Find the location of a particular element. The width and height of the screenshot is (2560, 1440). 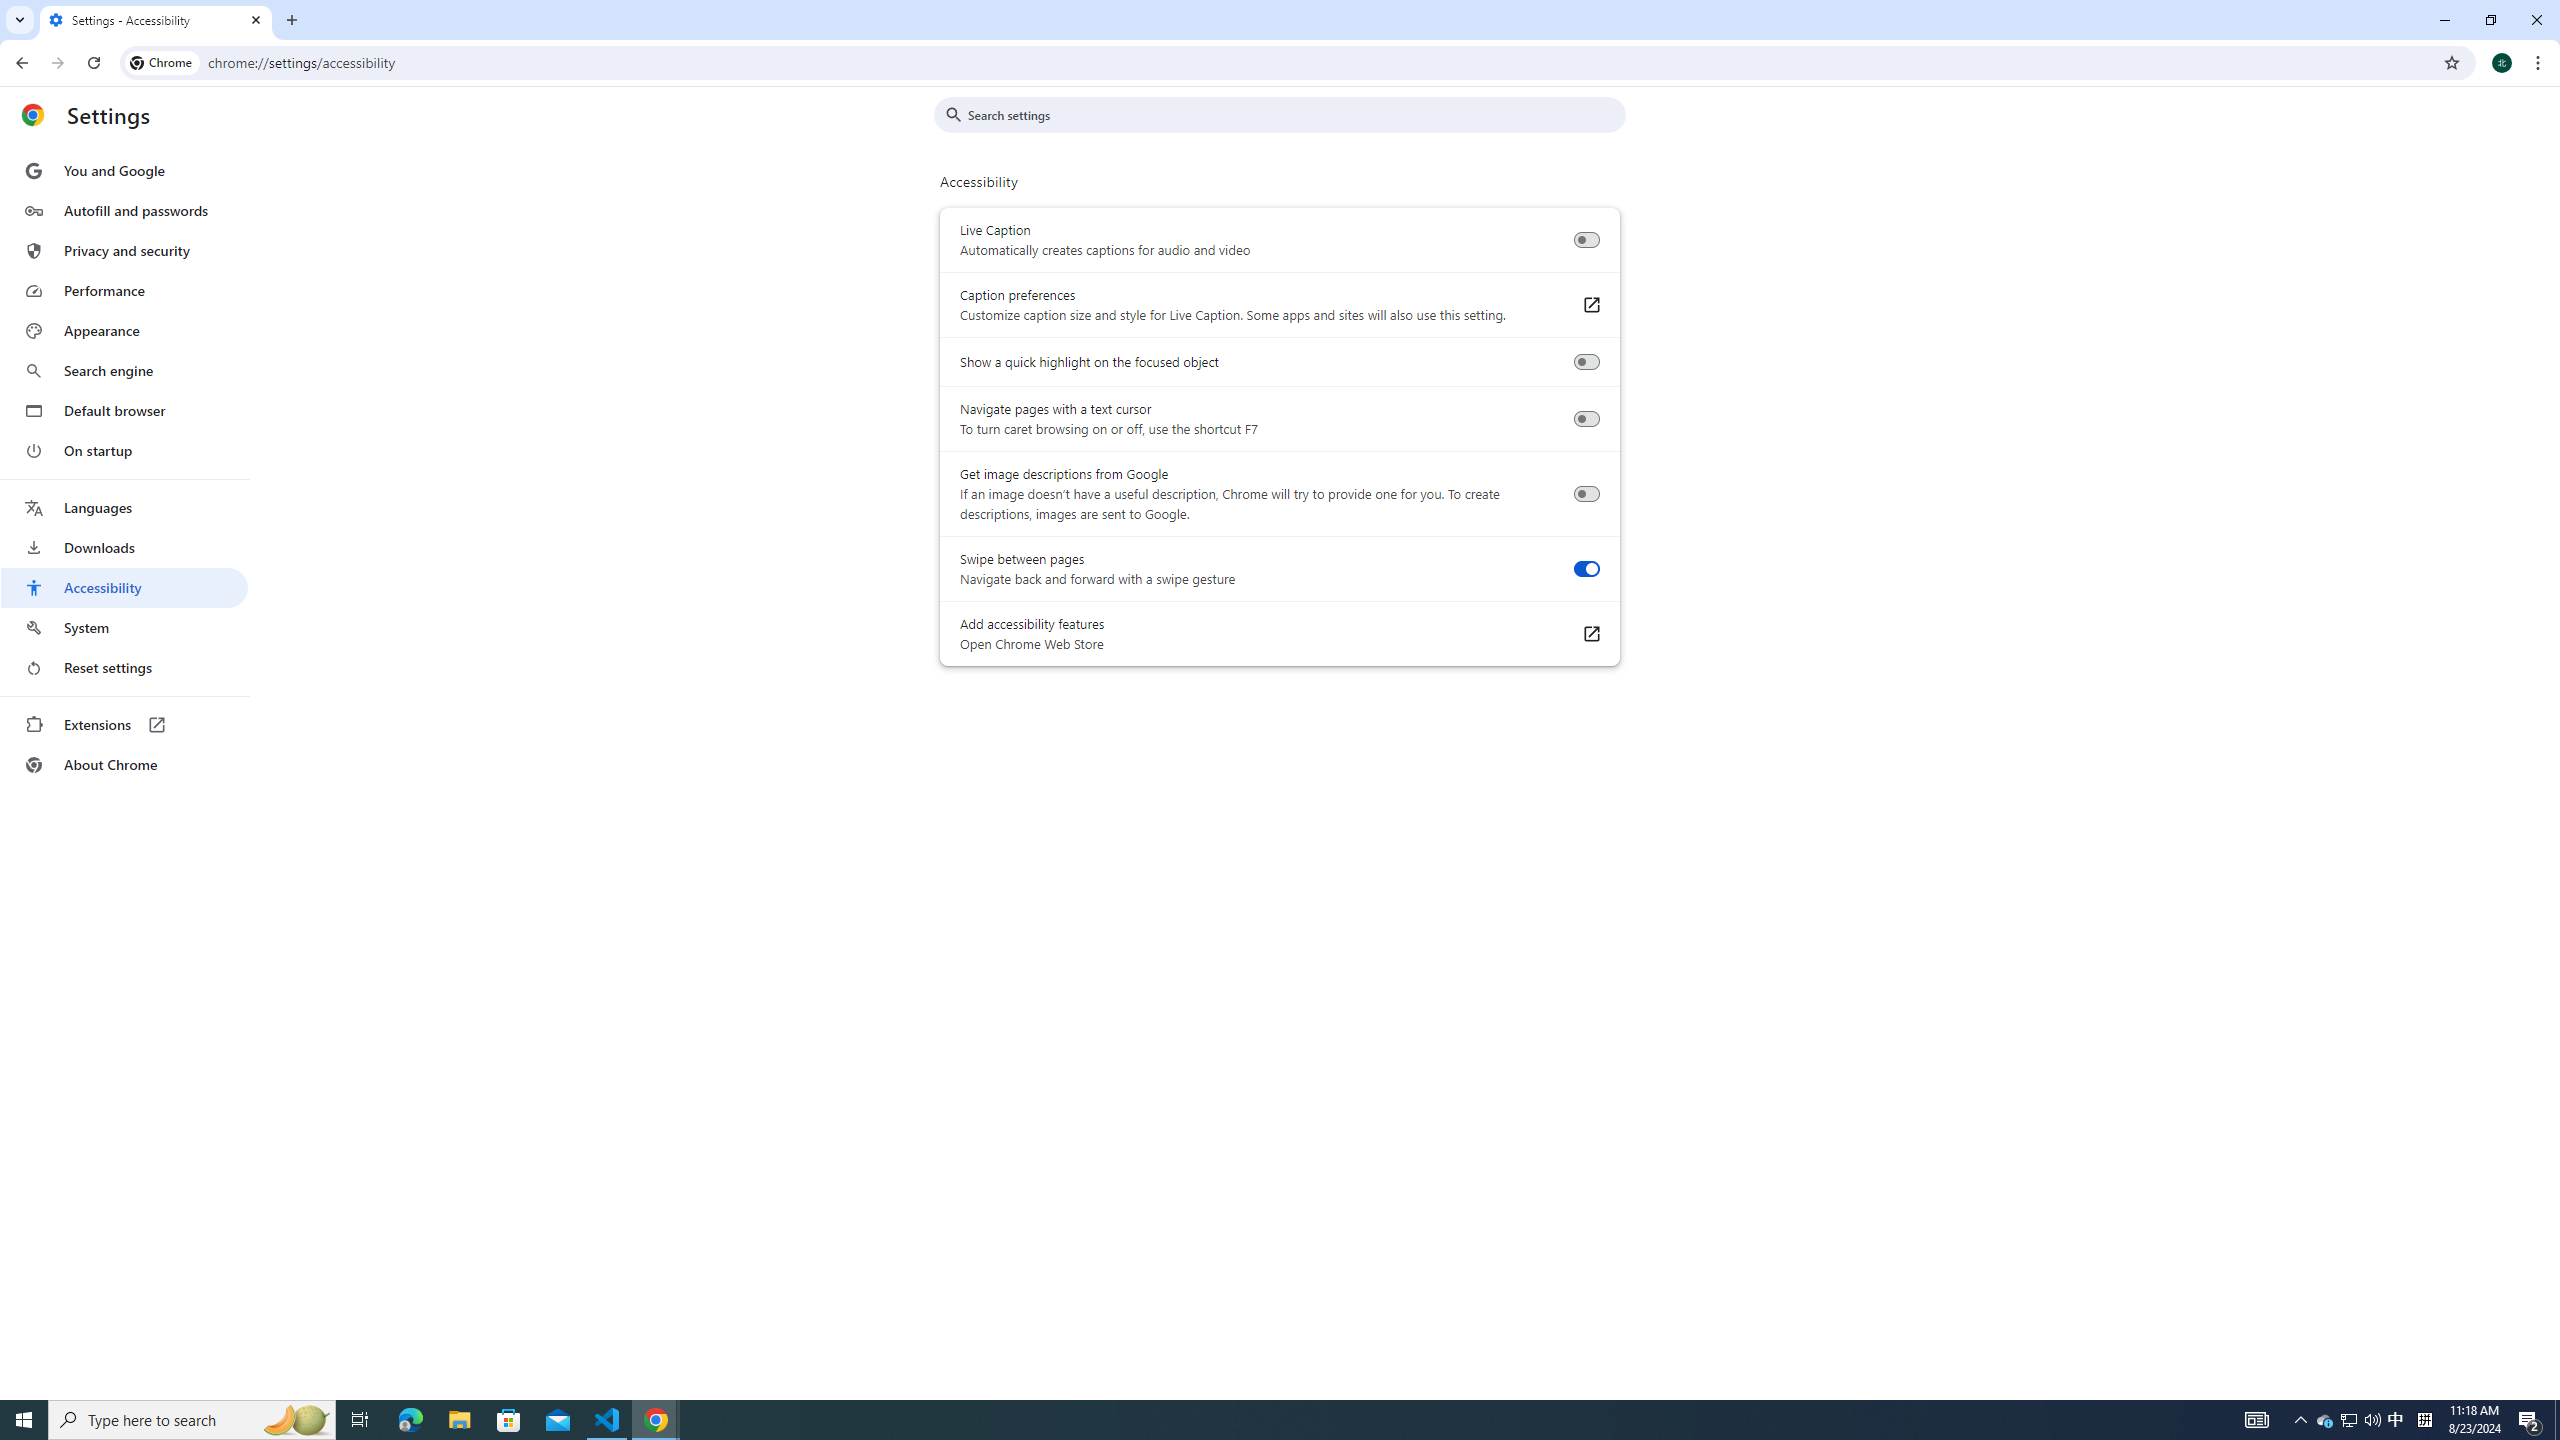

'Privacy and security' is located at coordinates (123, 249).